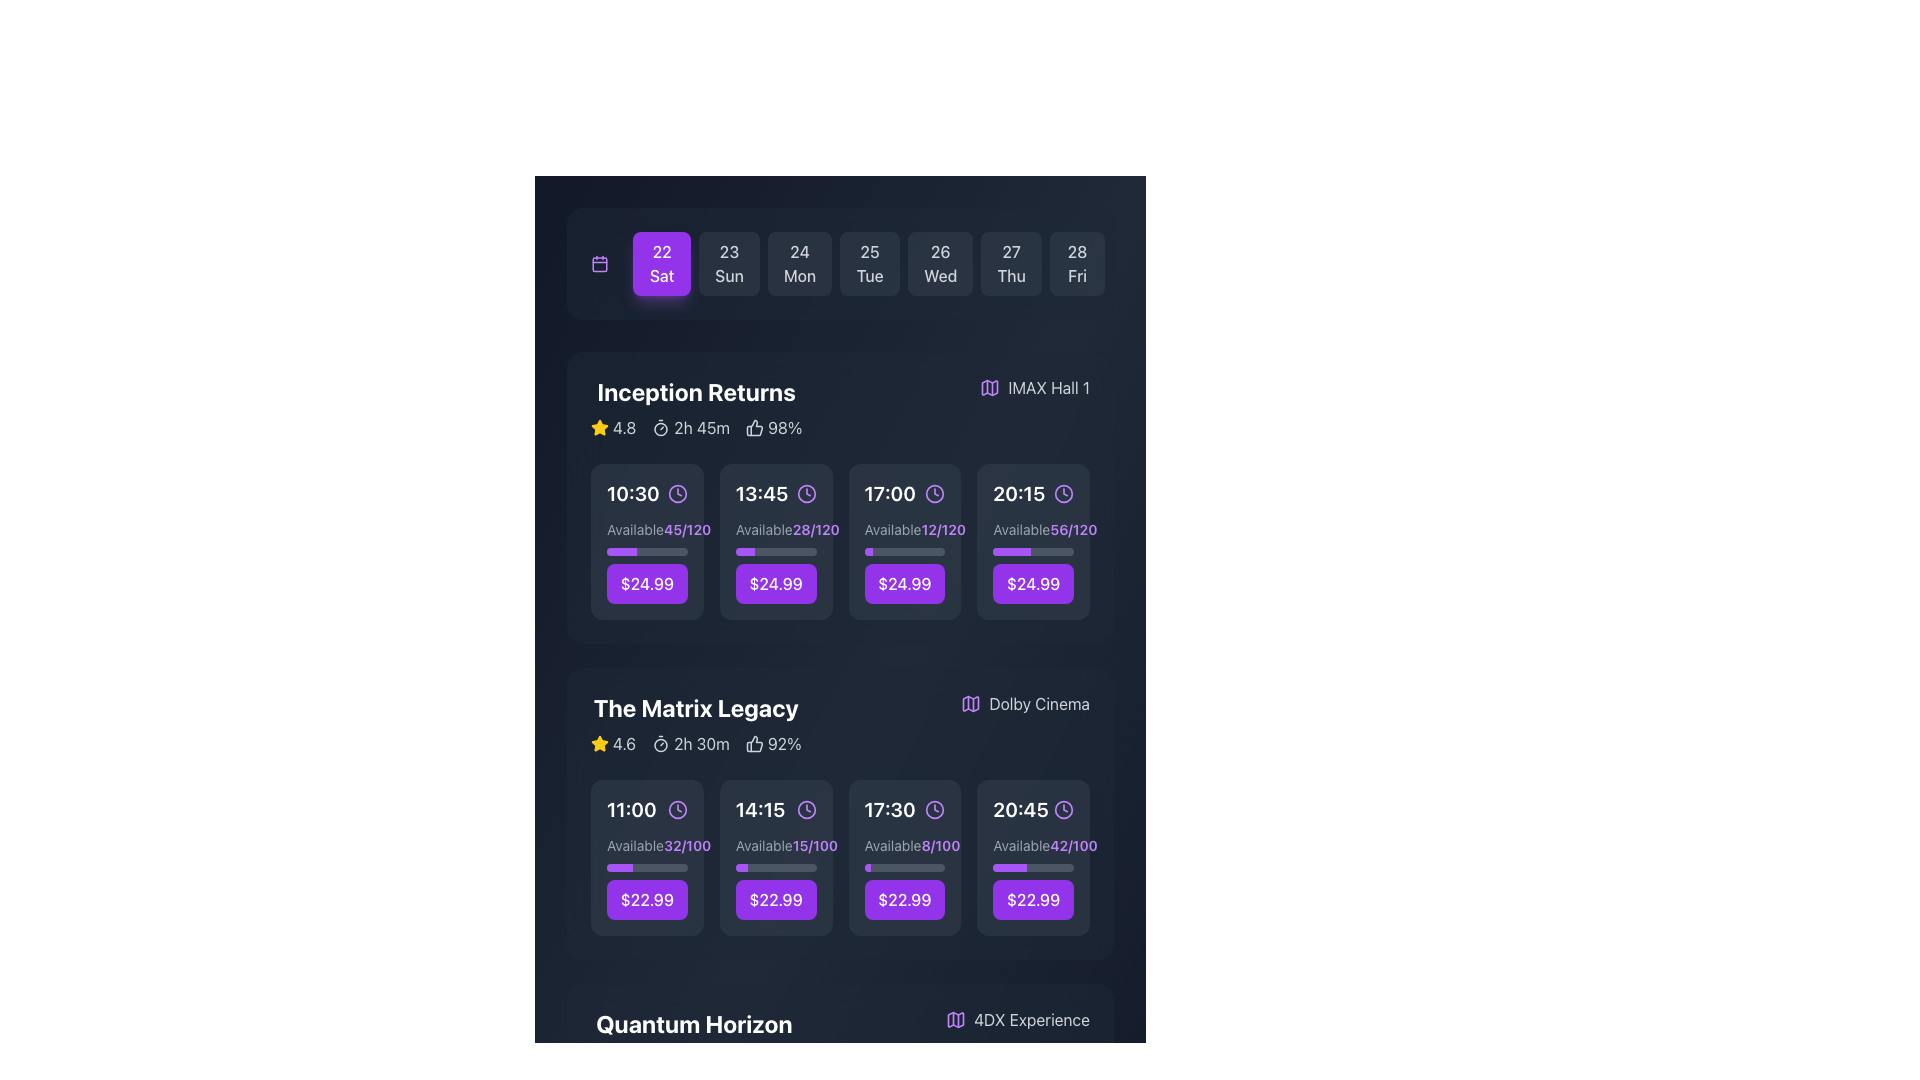  What do you see at coordinates (971, 703) in the screenshot?
I see `map icon located in the top-right corner of the 'Inception Returns' section, adjacent to the text 'IMAX Hall 1'` at bounding box center [971, 703].